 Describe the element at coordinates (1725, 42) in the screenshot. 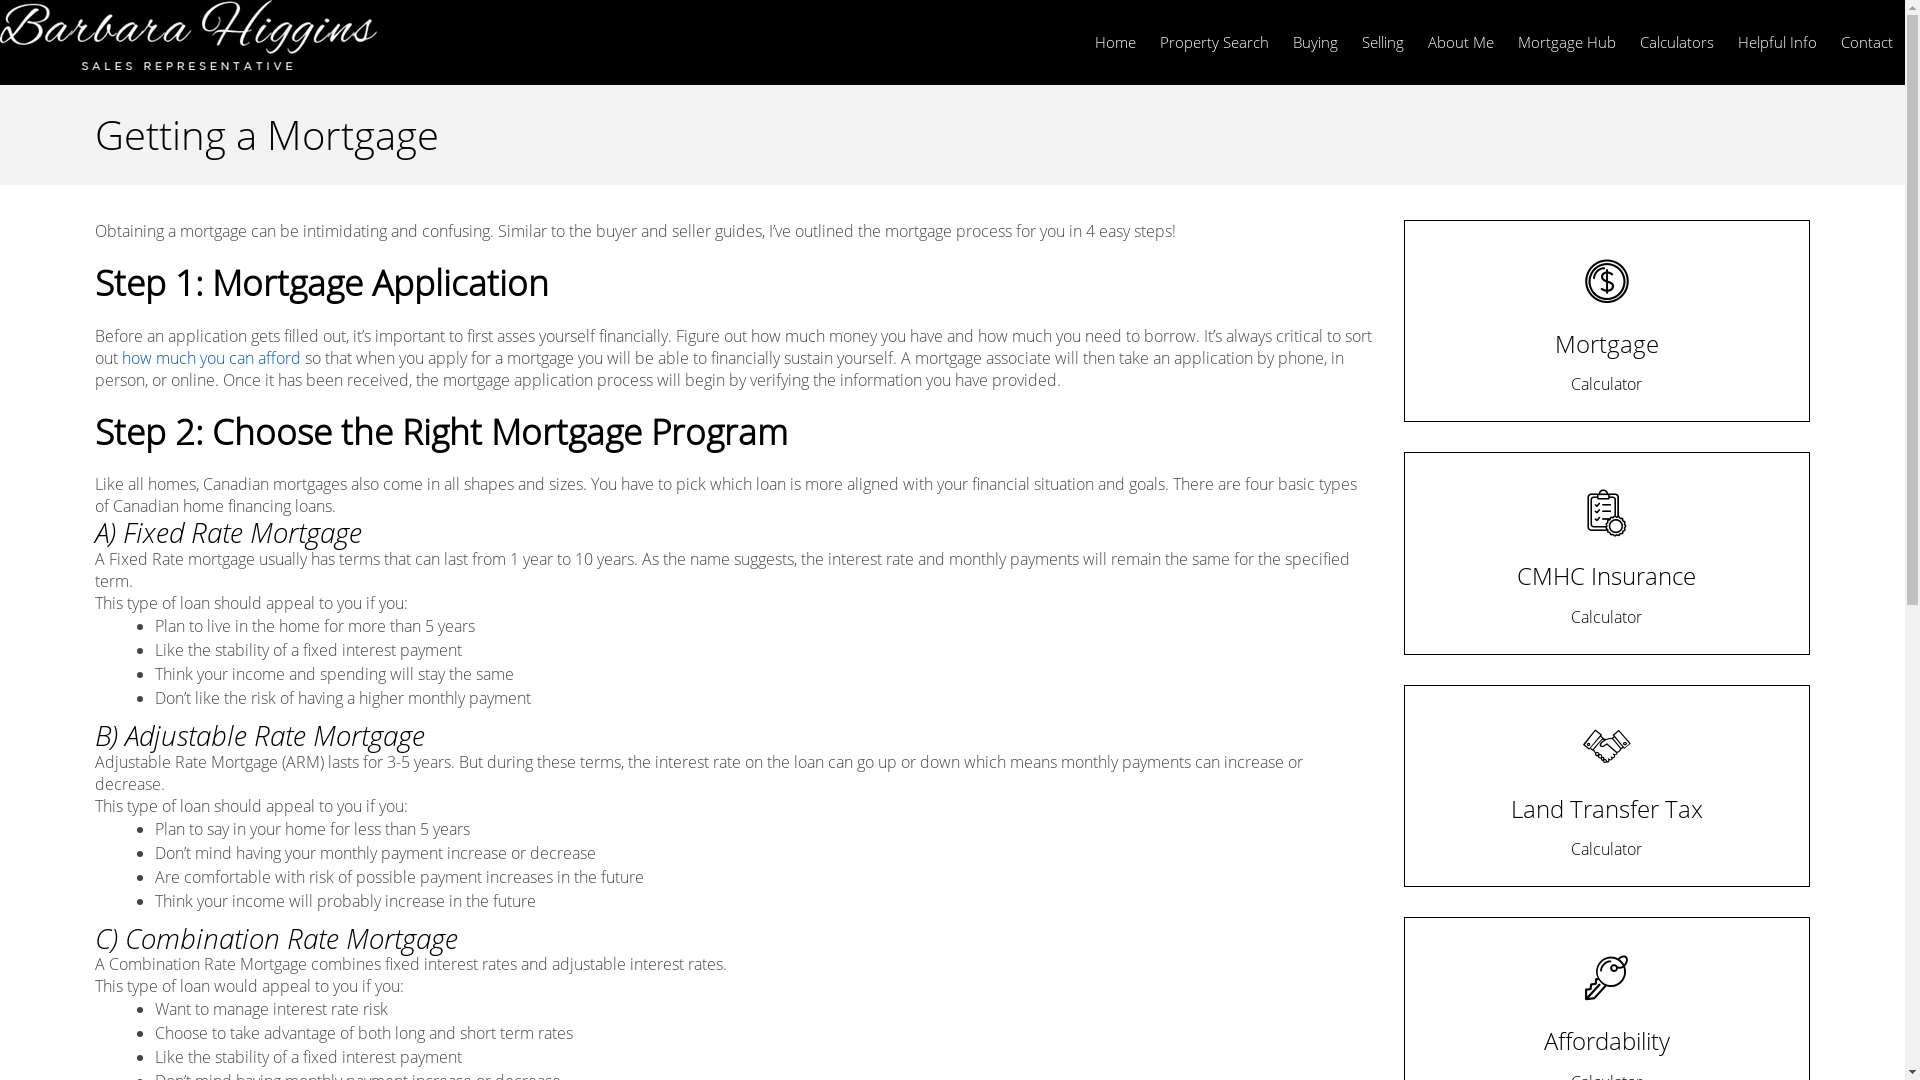

I see `'Helpful Info'` at that location.